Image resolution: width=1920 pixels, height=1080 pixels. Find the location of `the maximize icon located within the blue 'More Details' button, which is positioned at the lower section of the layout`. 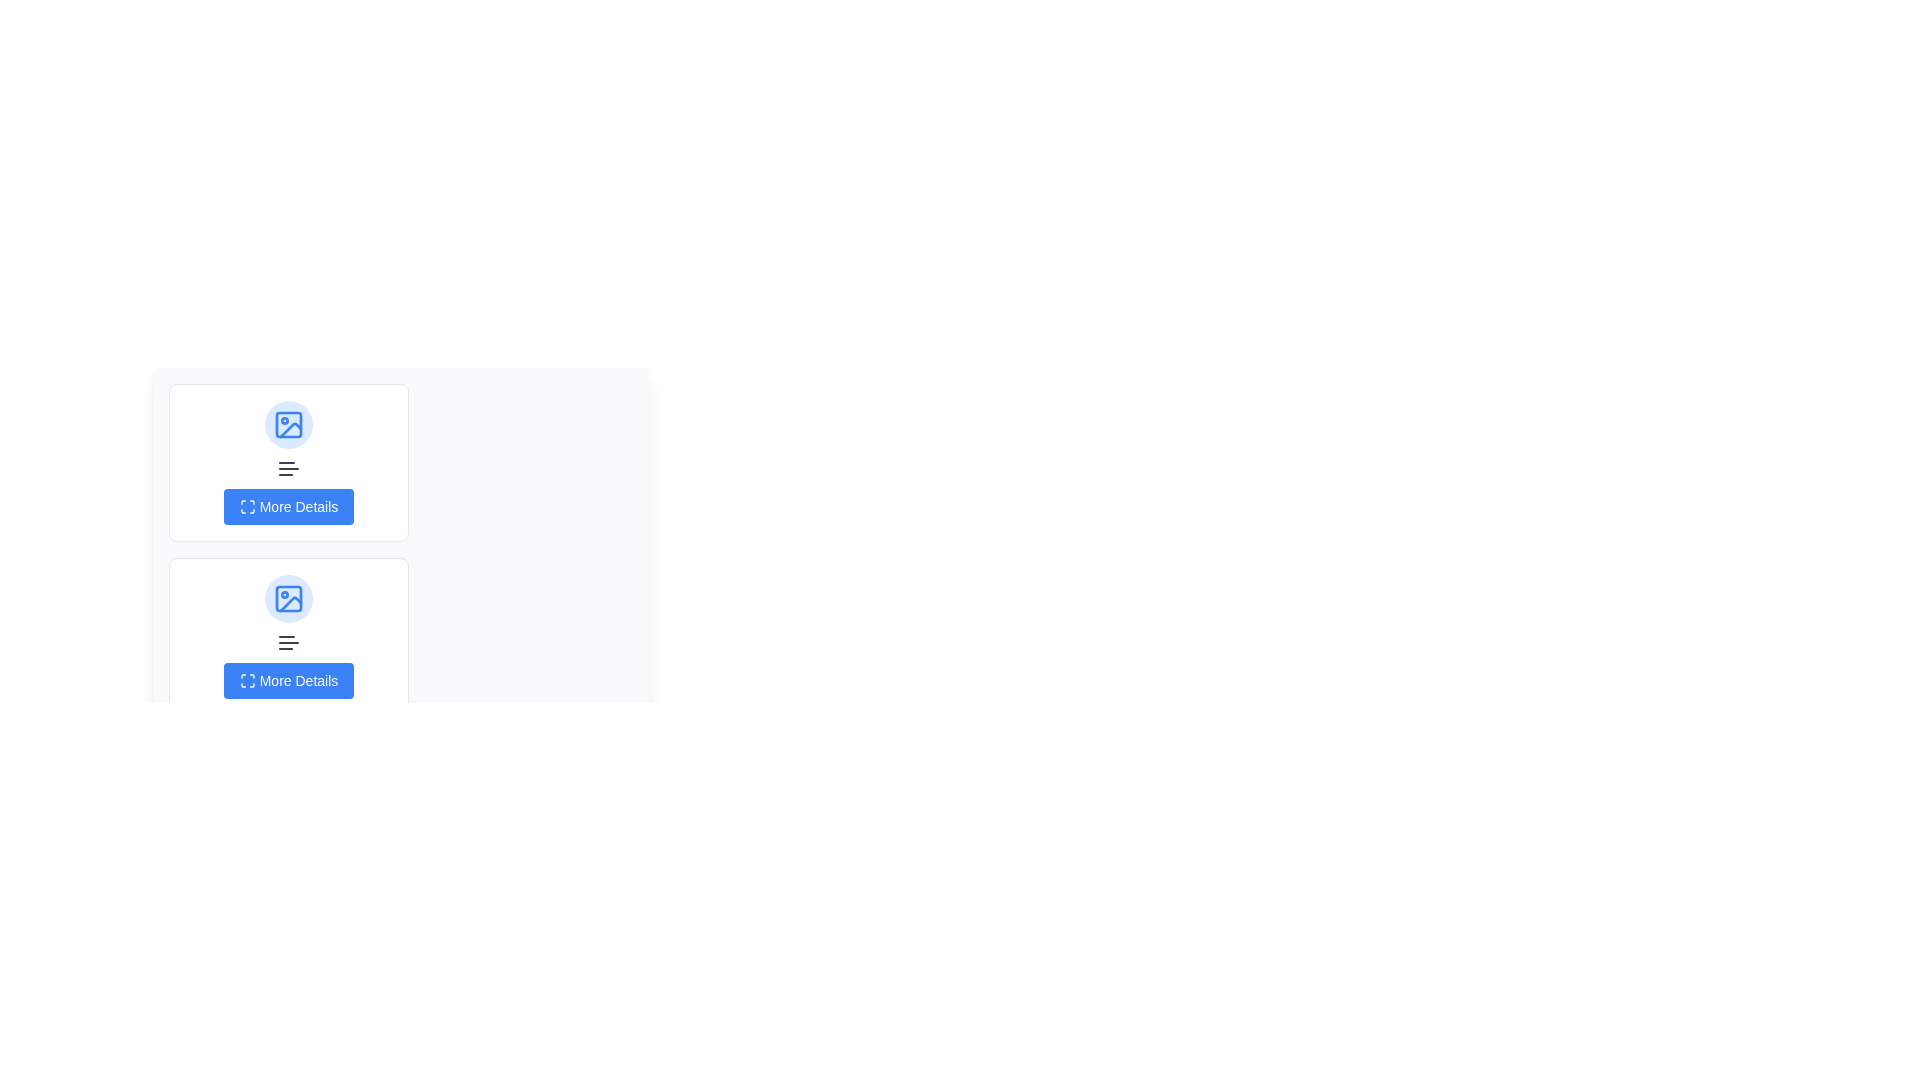

the maximize icon located within the blue 'More Details' button, which is positioned at the lower section of the layout is located at coordinates (246, 680).